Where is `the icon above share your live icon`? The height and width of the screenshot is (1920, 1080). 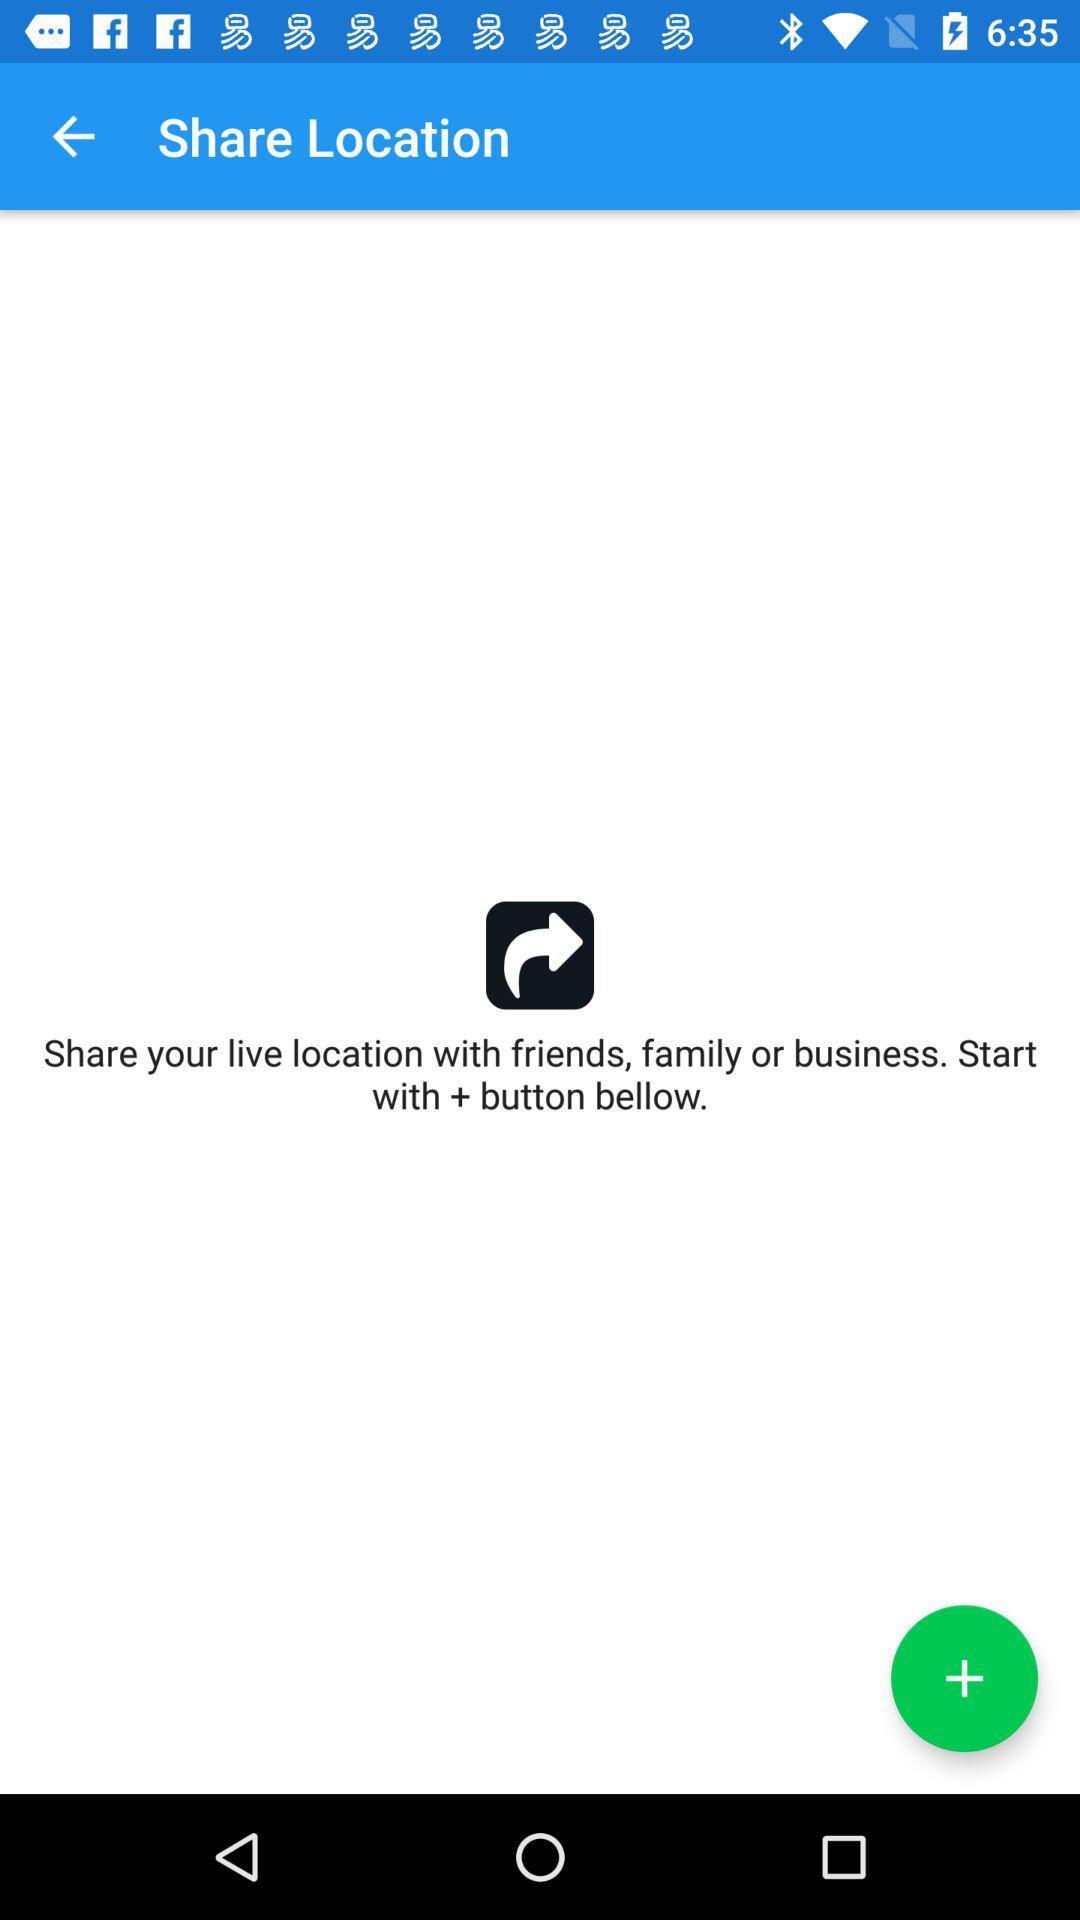 the icon above share your live icon is located at coordinates (72, 135).